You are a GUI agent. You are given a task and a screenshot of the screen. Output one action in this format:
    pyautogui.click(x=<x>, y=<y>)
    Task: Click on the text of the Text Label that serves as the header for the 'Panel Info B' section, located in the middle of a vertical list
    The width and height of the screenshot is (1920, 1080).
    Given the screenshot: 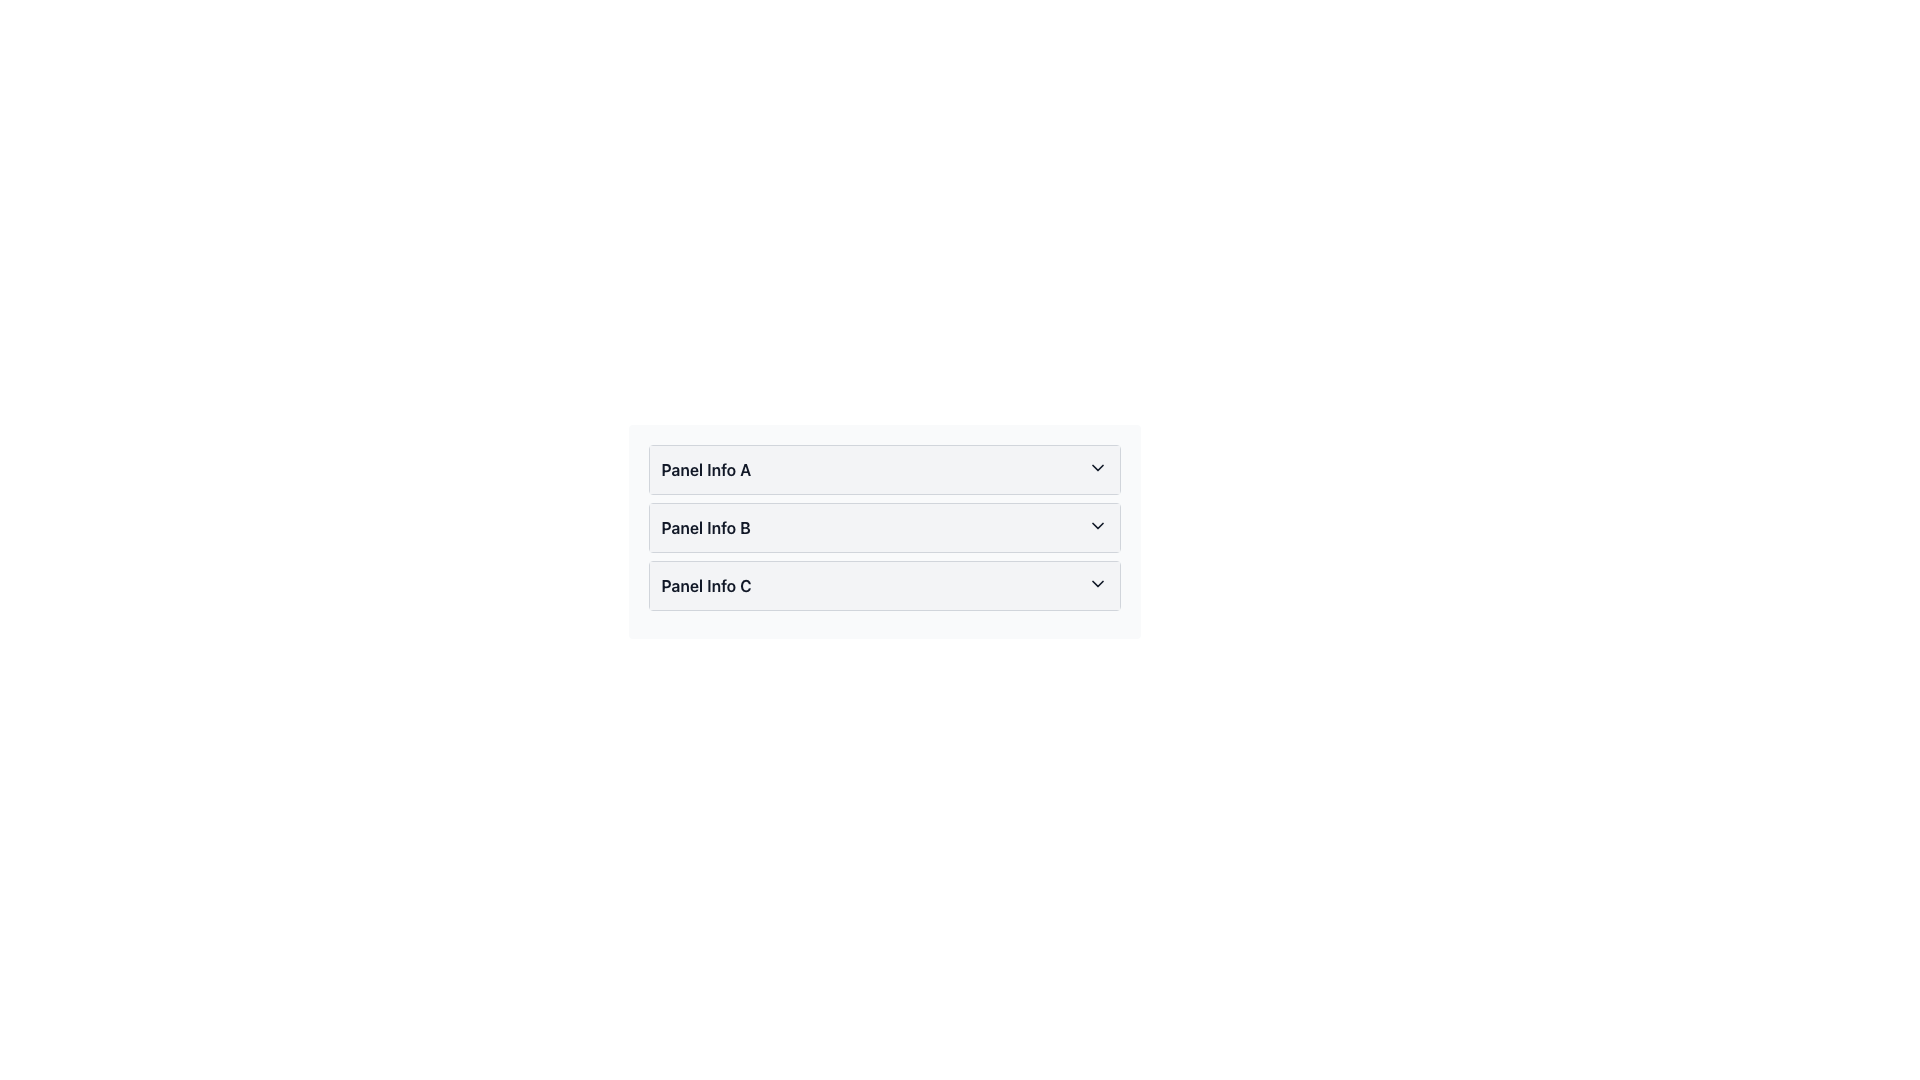 What is the action you would take?
    pyautogui.click(x=706, y=527)
    